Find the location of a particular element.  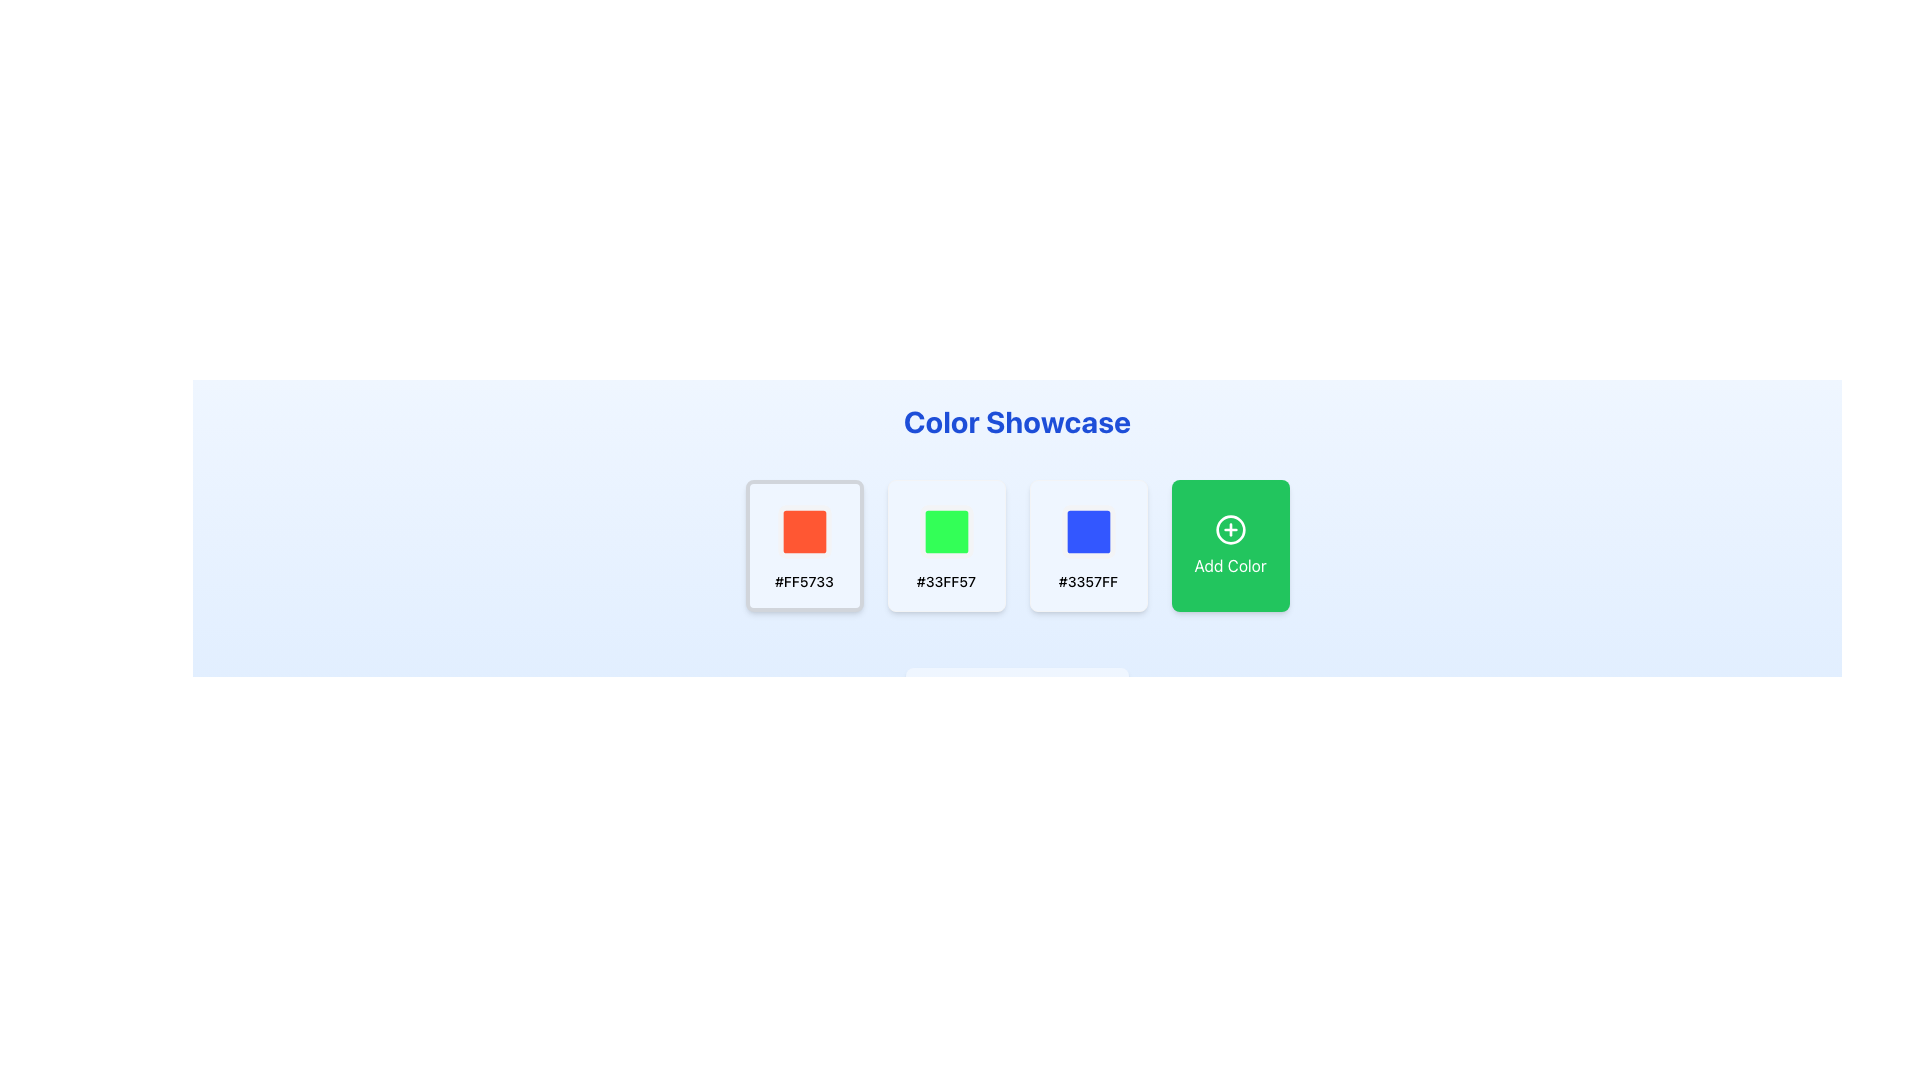

the text label reading '#33FF57' that is centrally aligned below a green square in the second card from the left in the showcase is located at coordinates (945, 582).